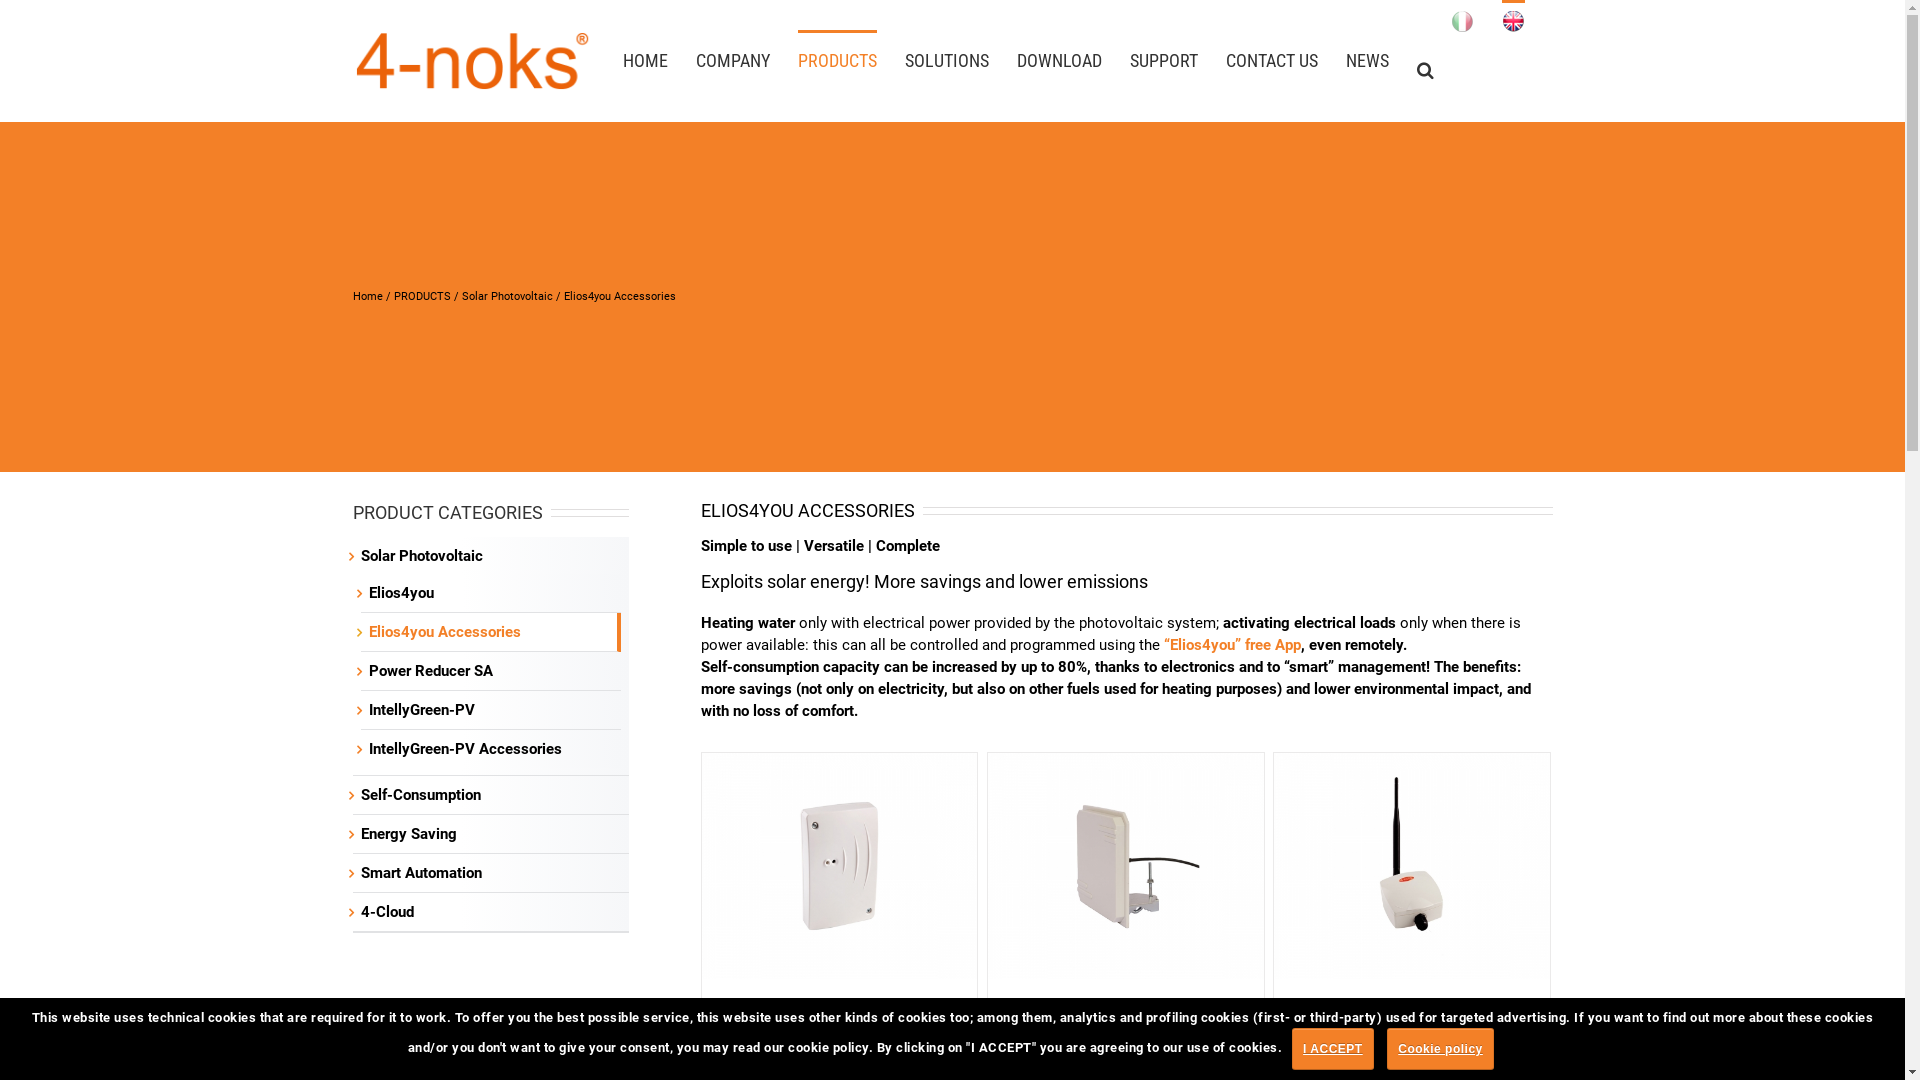 Image resolution: width=1920 pixels, height=1080 pixels. I want to click on 'Elios4you', so click(368, 592).